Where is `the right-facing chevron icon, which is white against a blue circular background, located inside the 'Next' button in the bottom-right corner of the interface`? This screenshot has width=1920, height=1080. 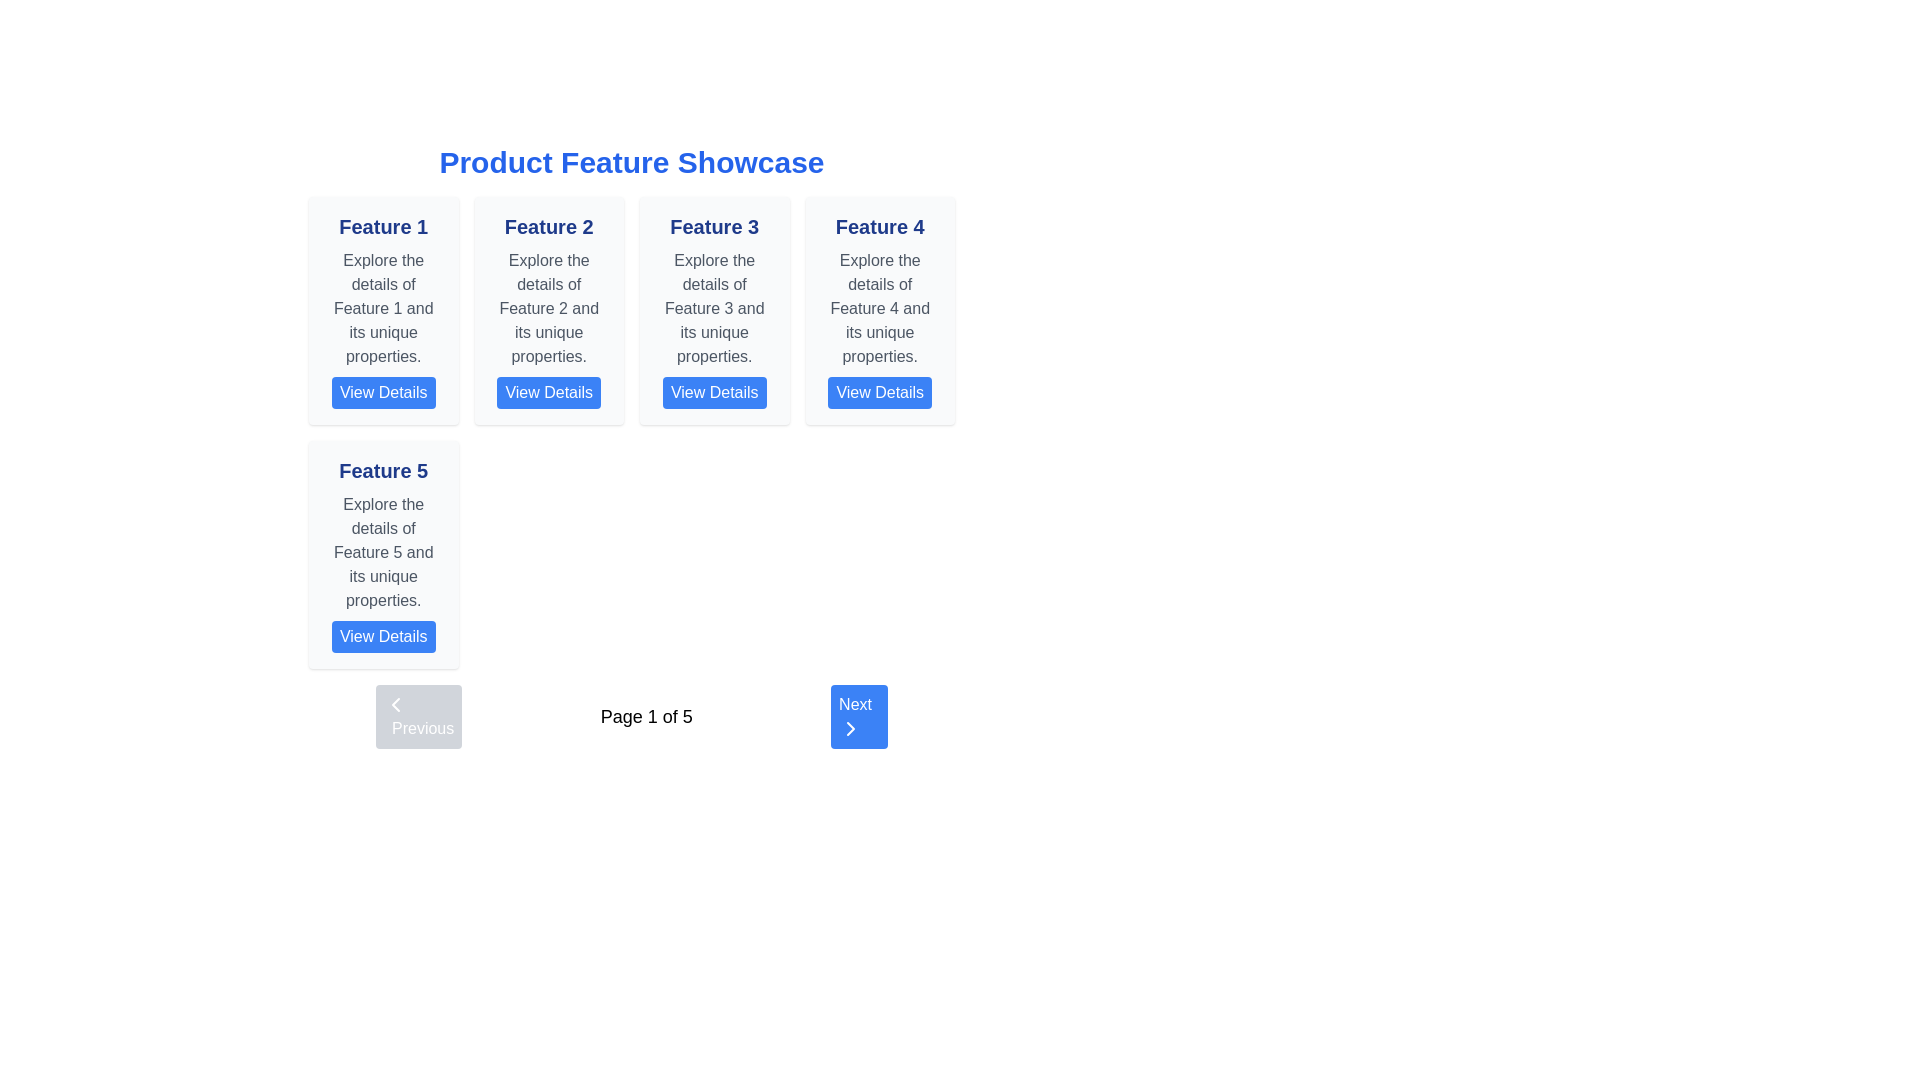
the right-facing chevron icon, which is white against a blue circular background, located inside the 'Next' button in the bottom-right corner of the interface is located at coordinates (851, 729).